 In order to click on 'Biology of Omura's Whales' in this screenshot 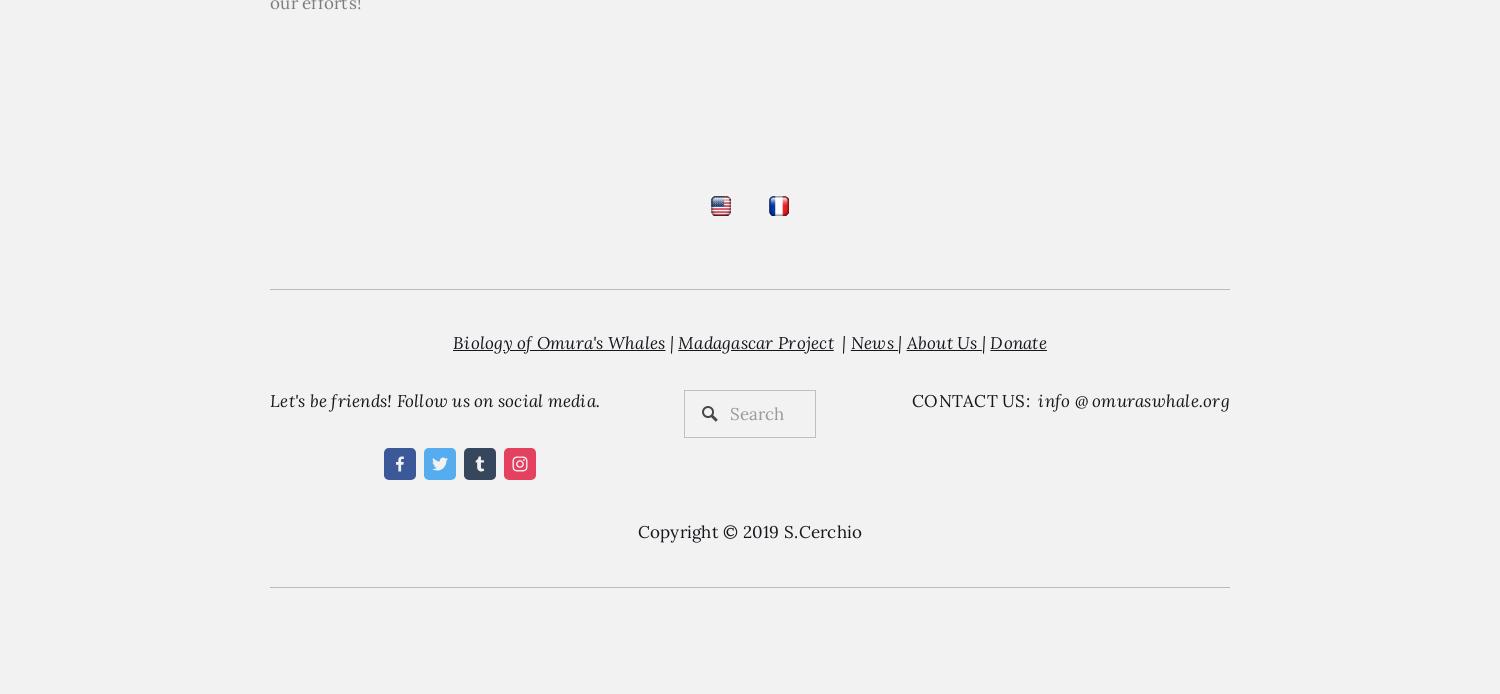, I will do `click(559, 341)`.